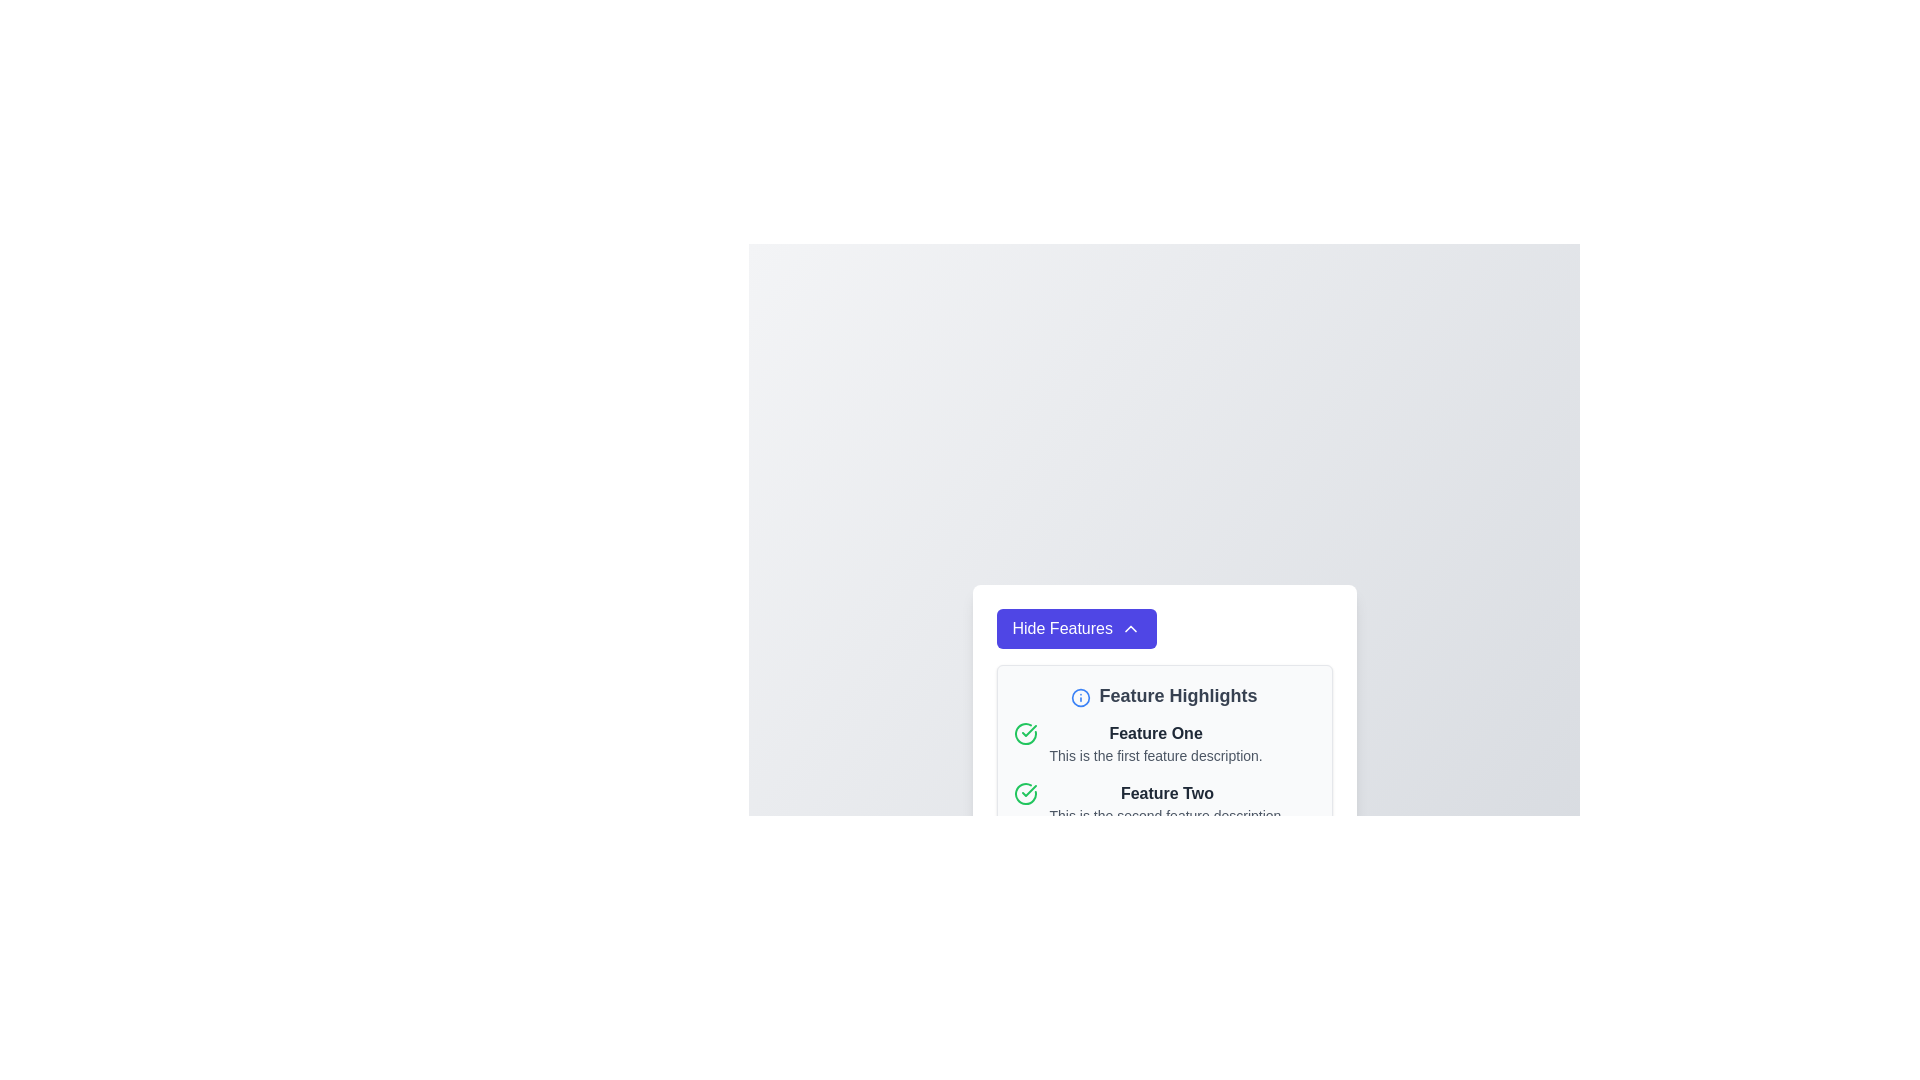 The image size is (1920, 1080). Describe the element at coordinates (1156, 744) in the screenshot. I see `title and description of the first feature in the list of highlighted features located under the 'Feature Highlights' heading` at that location.